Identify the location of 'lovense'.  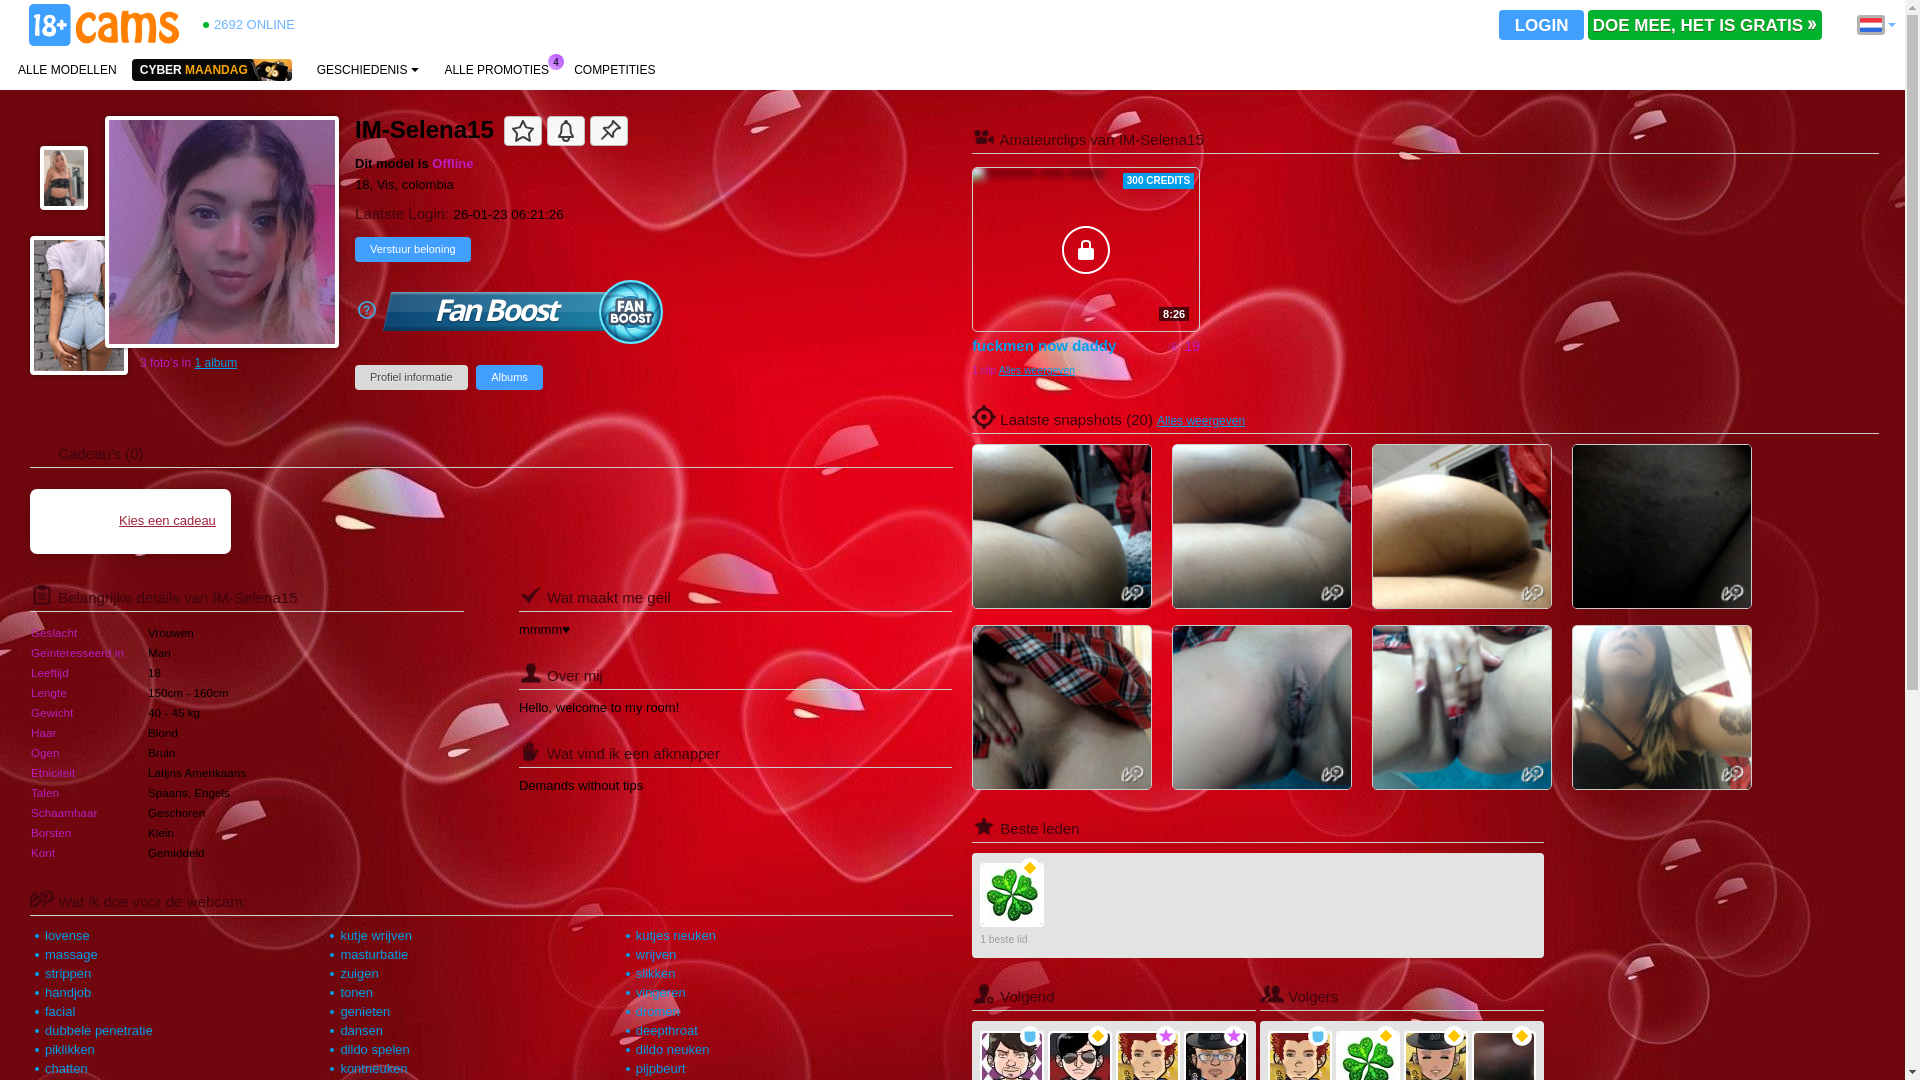
(67, 935).